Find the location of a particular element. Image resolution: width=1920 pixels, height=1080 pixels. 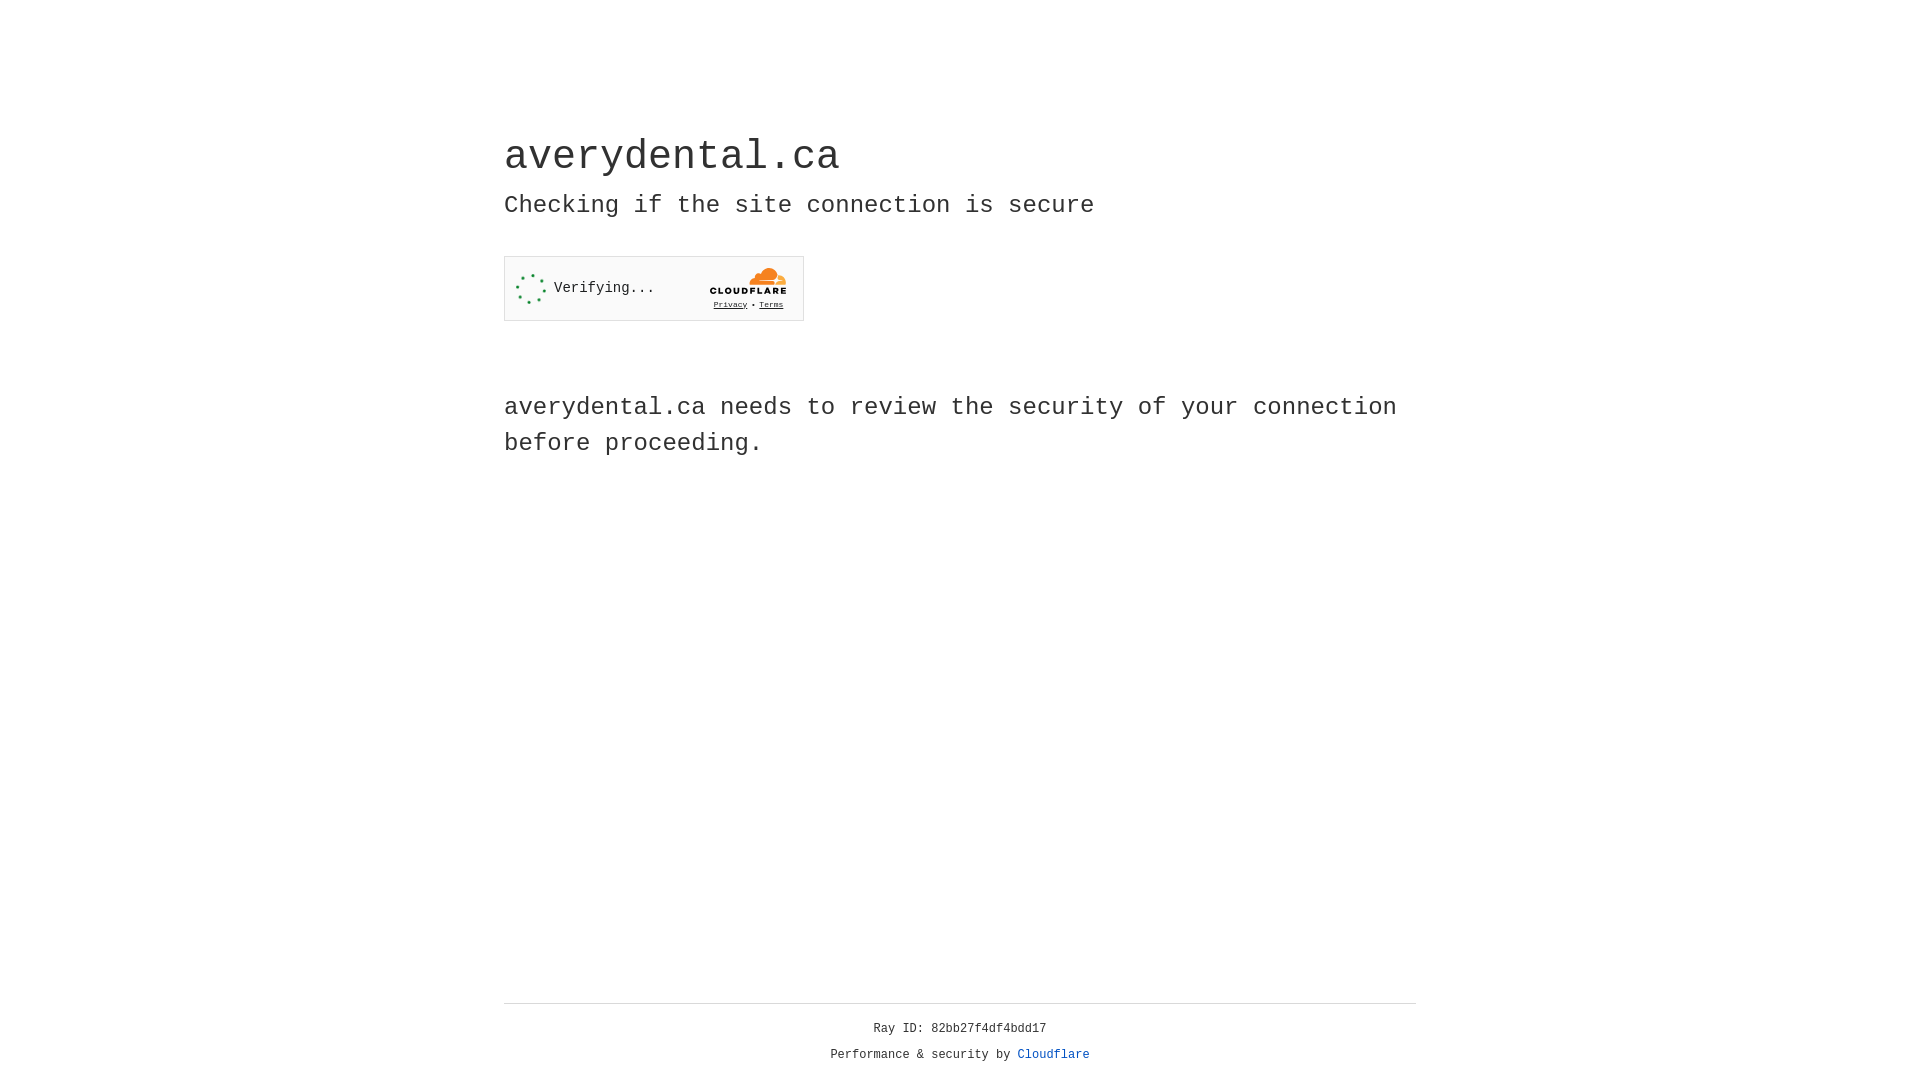

'Cloudflare' is located at coordinates (1017, 1054).